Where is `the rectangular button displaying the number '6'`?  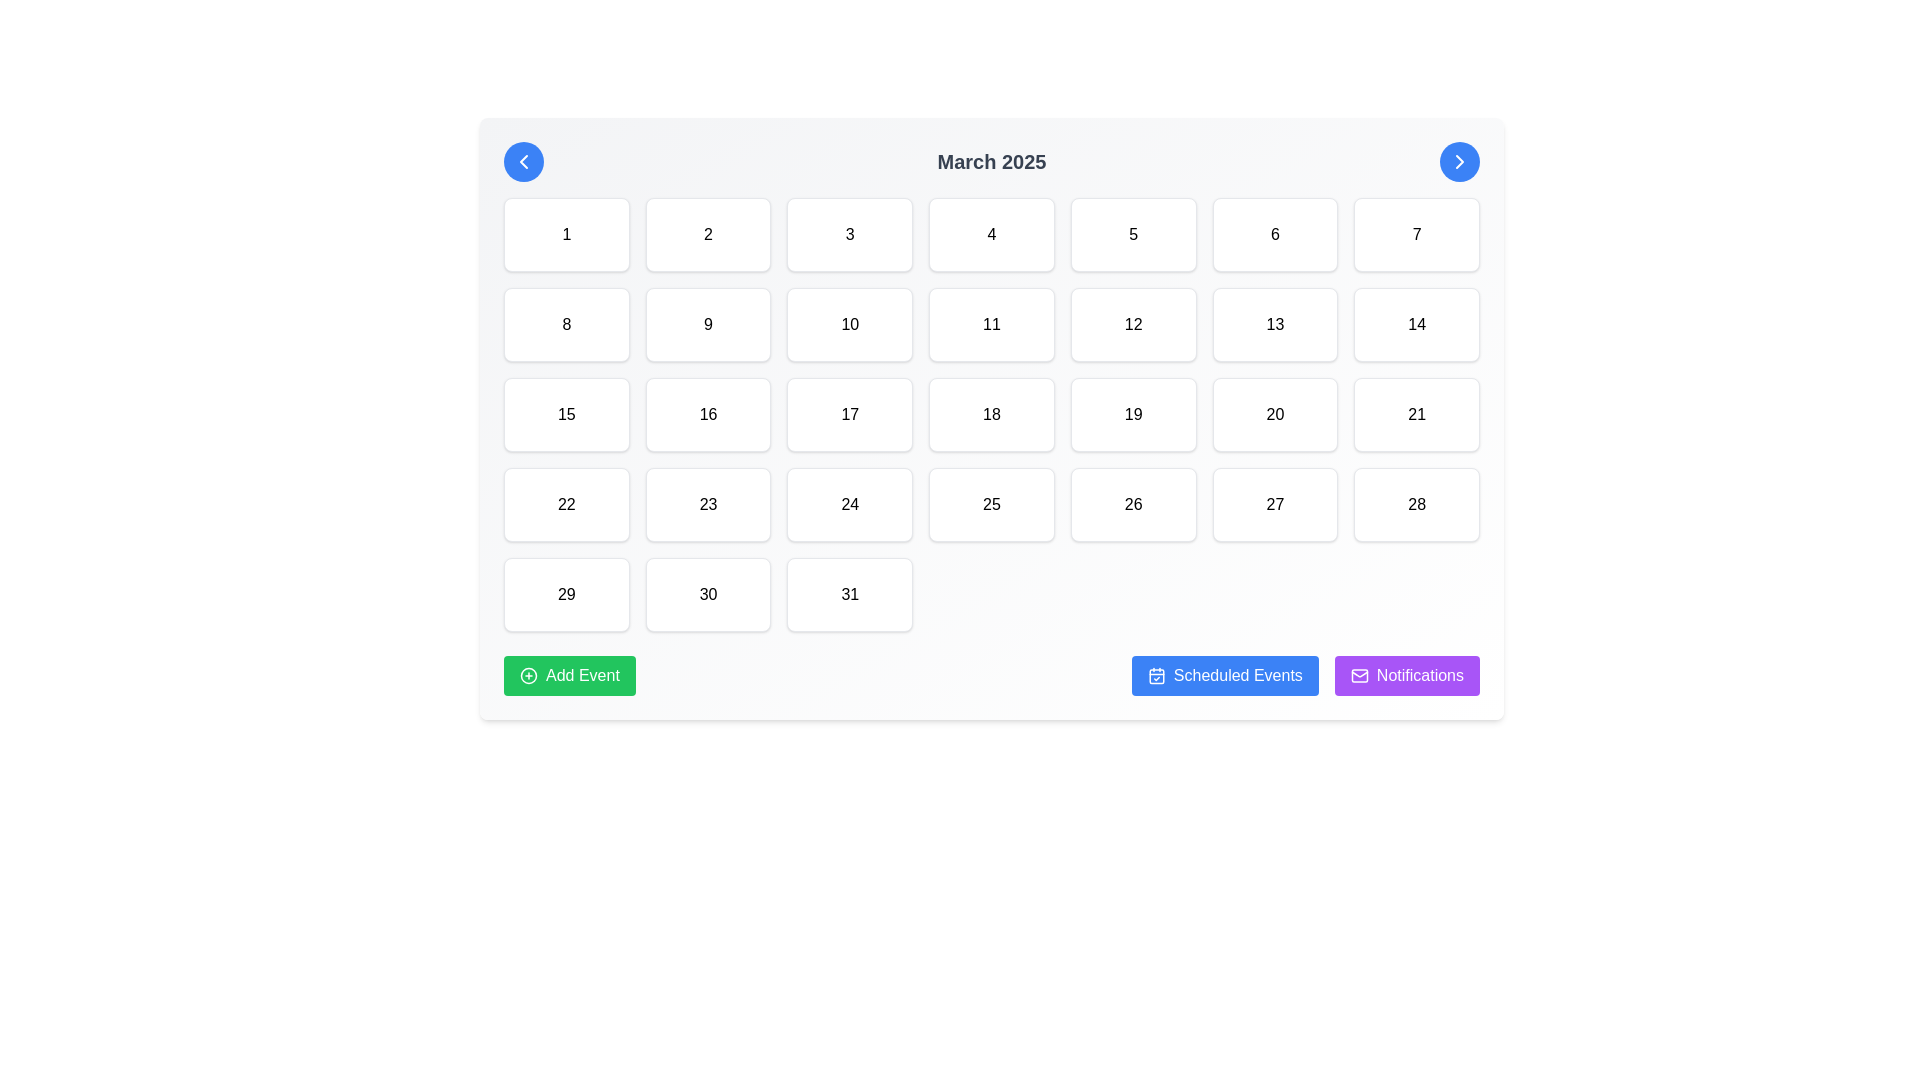 the rectangular button displaying the number '6' is located at coordinates (1274, 234).